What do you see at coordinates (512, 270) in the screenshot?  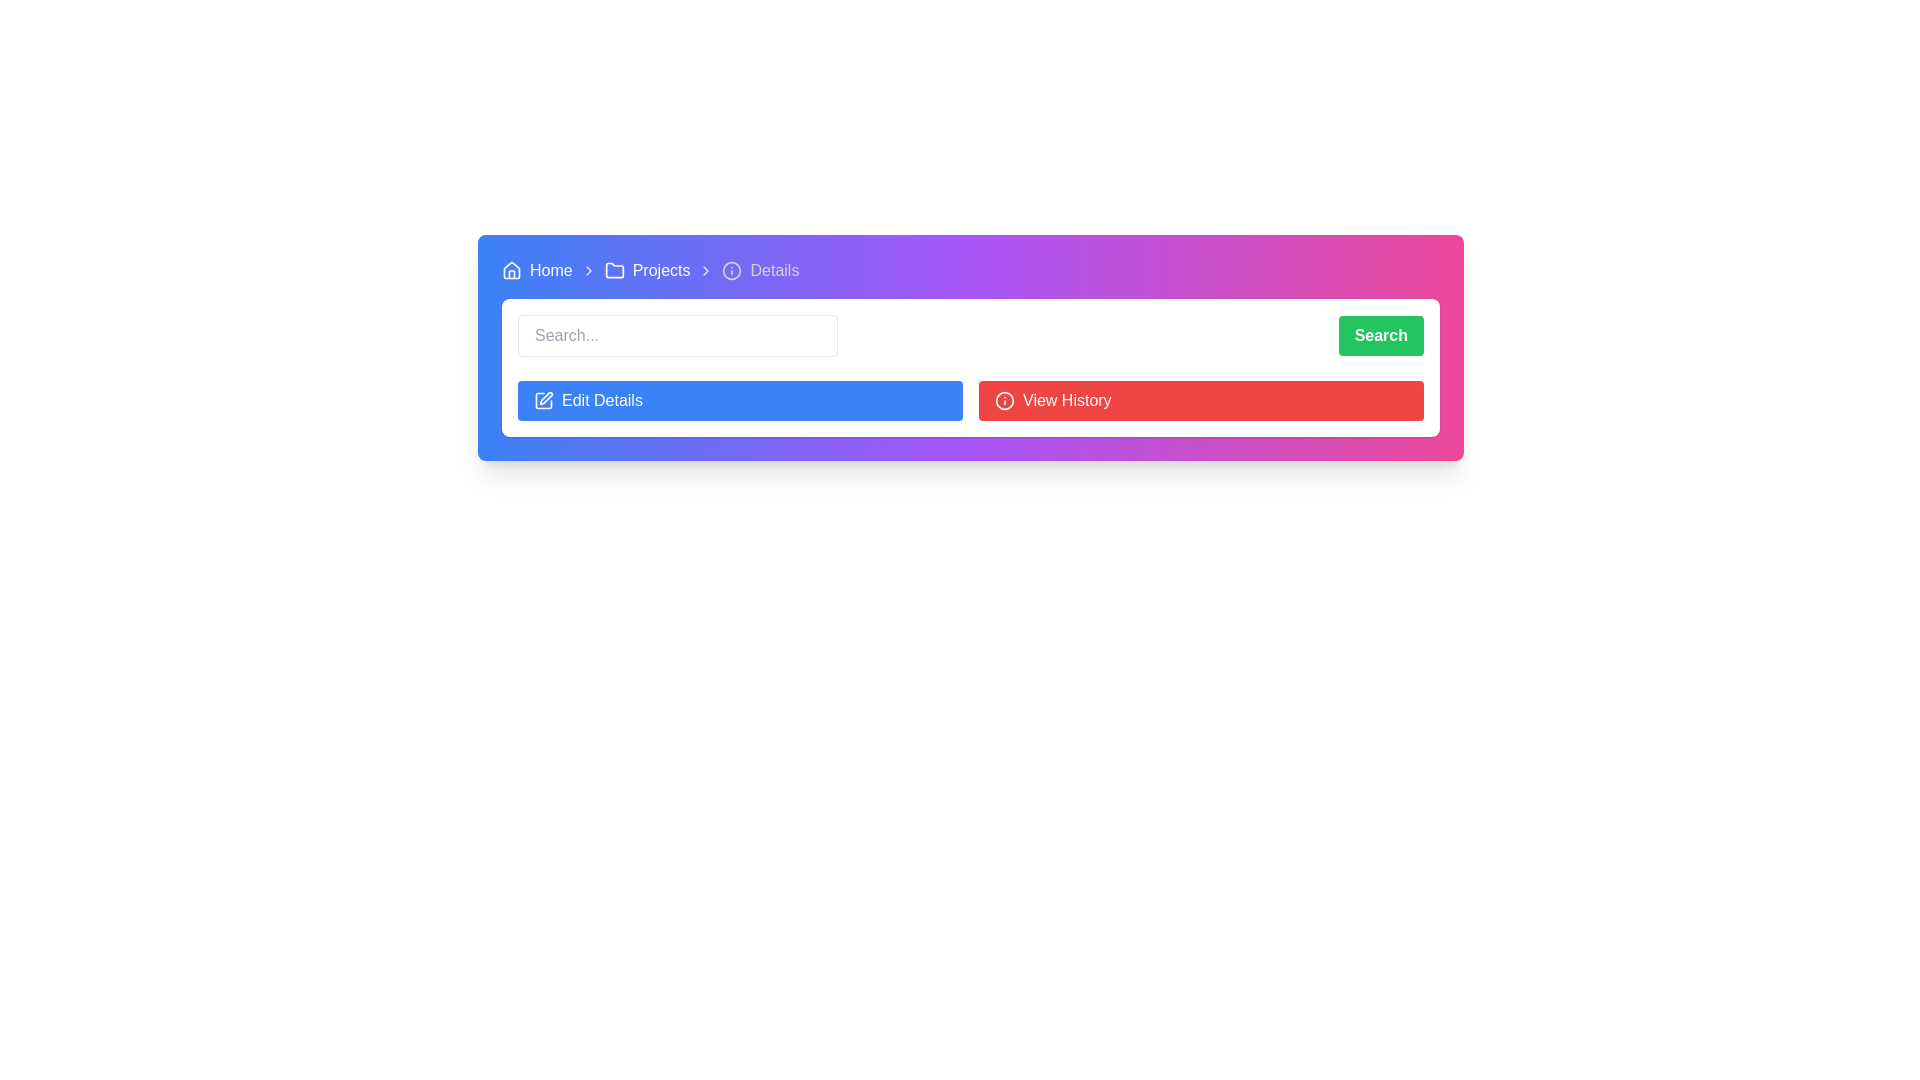 I see `the 'Home' icon in the breadcrumb navigation located at the top-left corner of the interface` at bounding box center [512, 270].